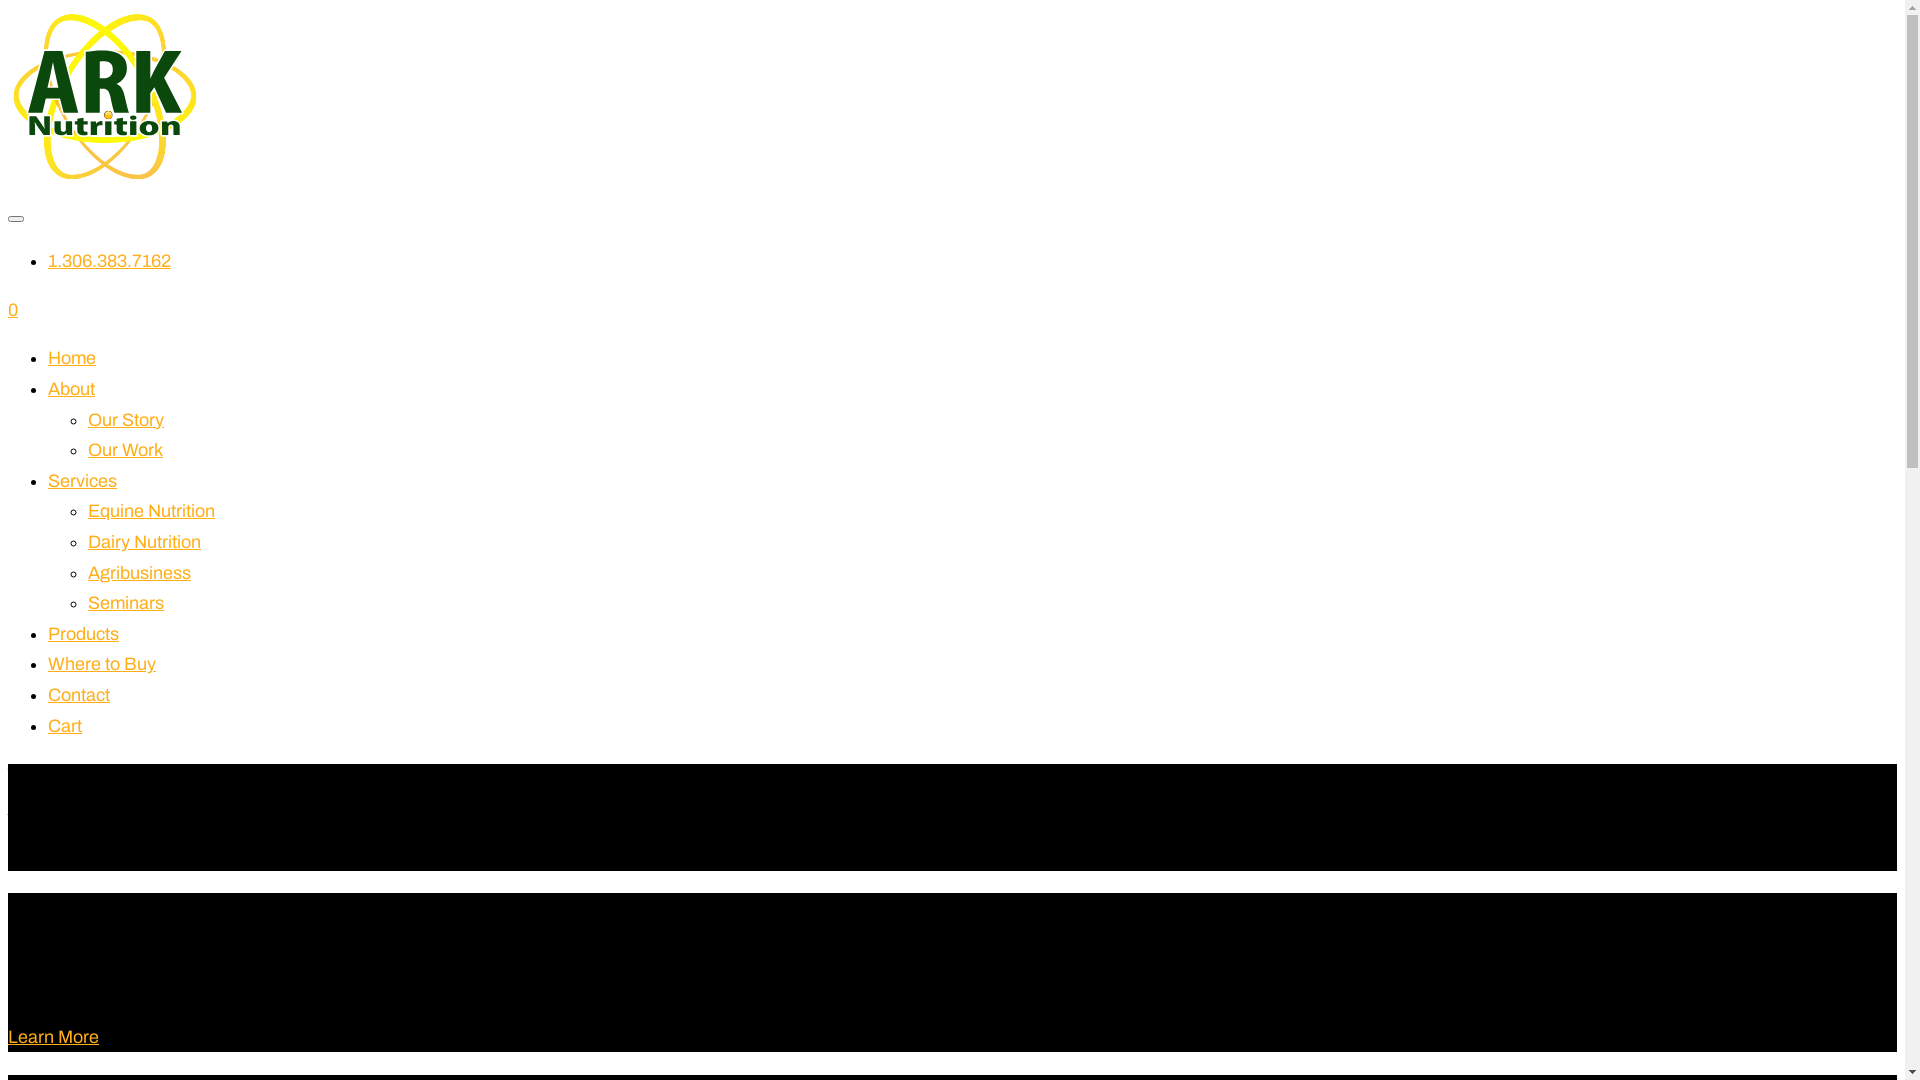 The width and height of the screenshot is (1920, 1080). I want to click on '0', so click(13, 309).